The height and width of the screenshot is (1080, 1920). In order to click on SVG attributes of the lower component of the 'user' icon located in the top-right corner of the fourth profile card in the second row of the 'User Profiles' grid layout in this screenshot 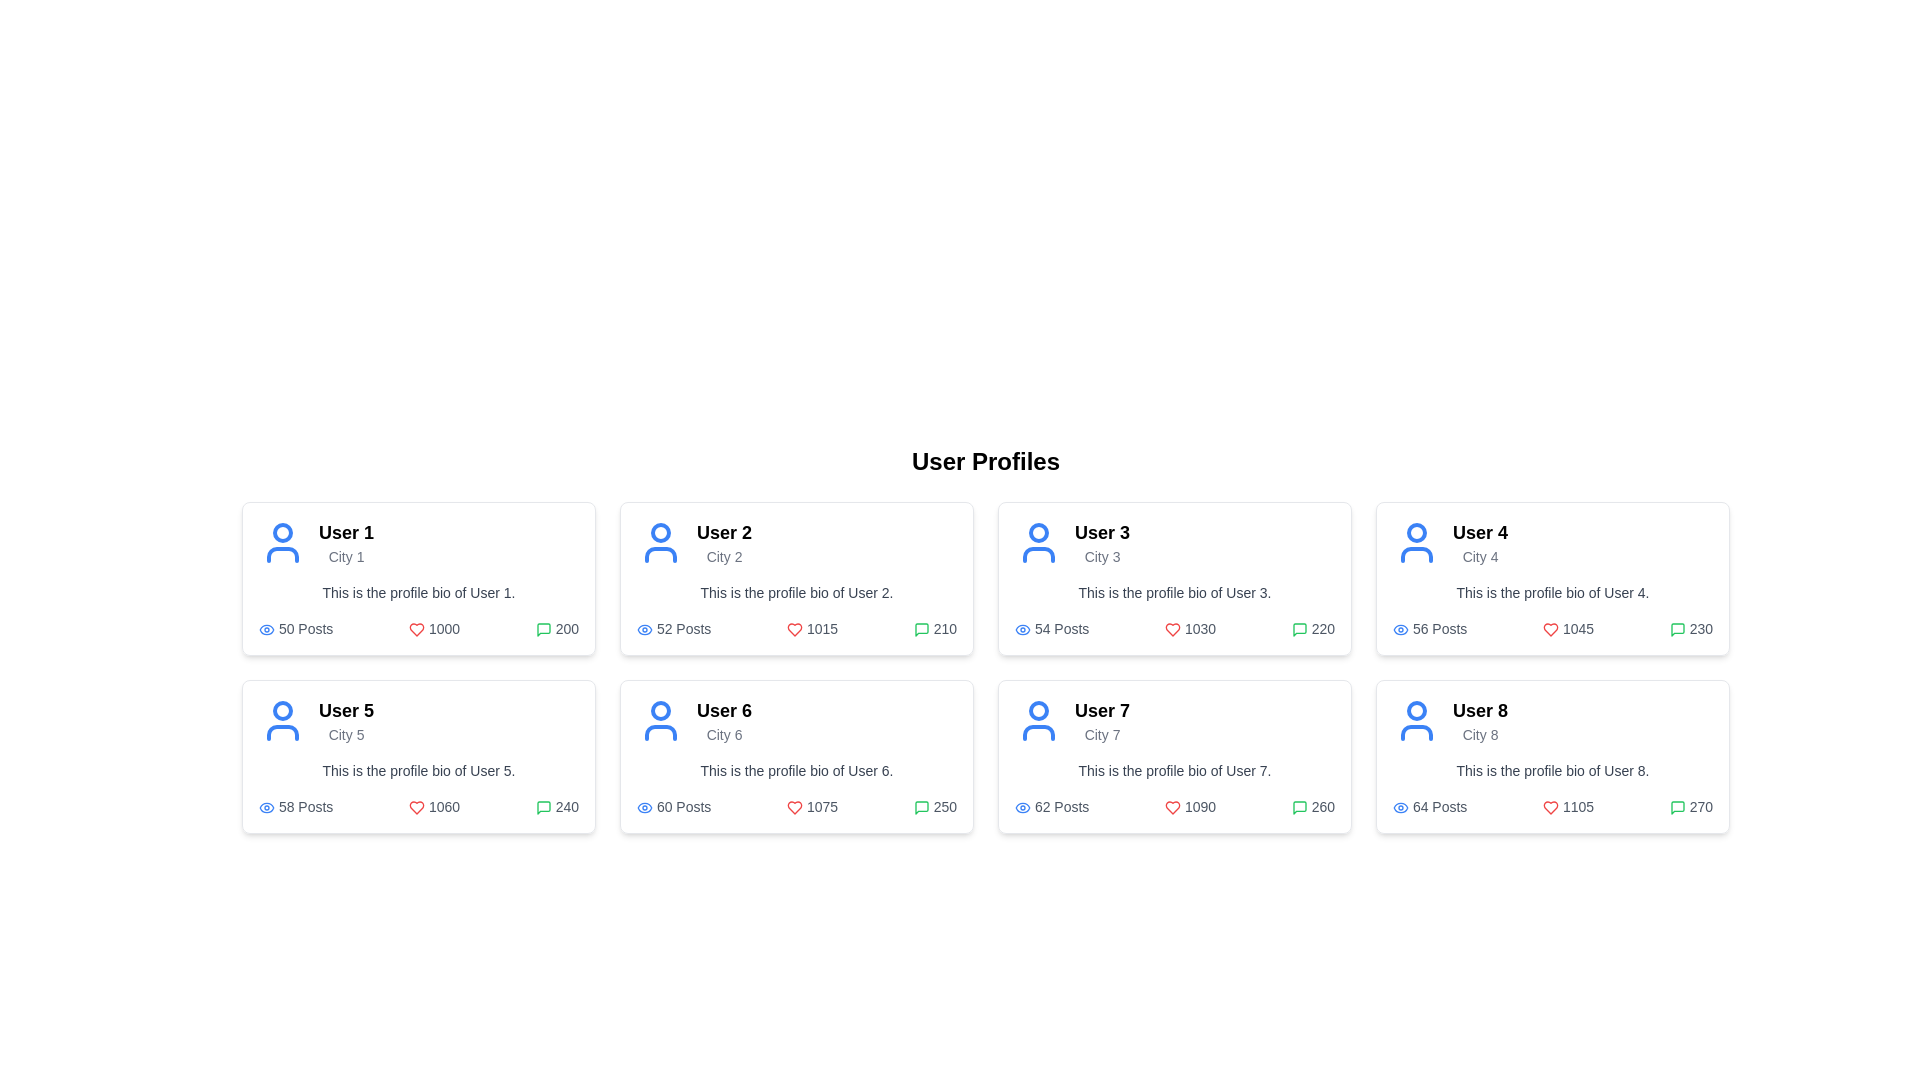, I will do `click(1415, 555)`.